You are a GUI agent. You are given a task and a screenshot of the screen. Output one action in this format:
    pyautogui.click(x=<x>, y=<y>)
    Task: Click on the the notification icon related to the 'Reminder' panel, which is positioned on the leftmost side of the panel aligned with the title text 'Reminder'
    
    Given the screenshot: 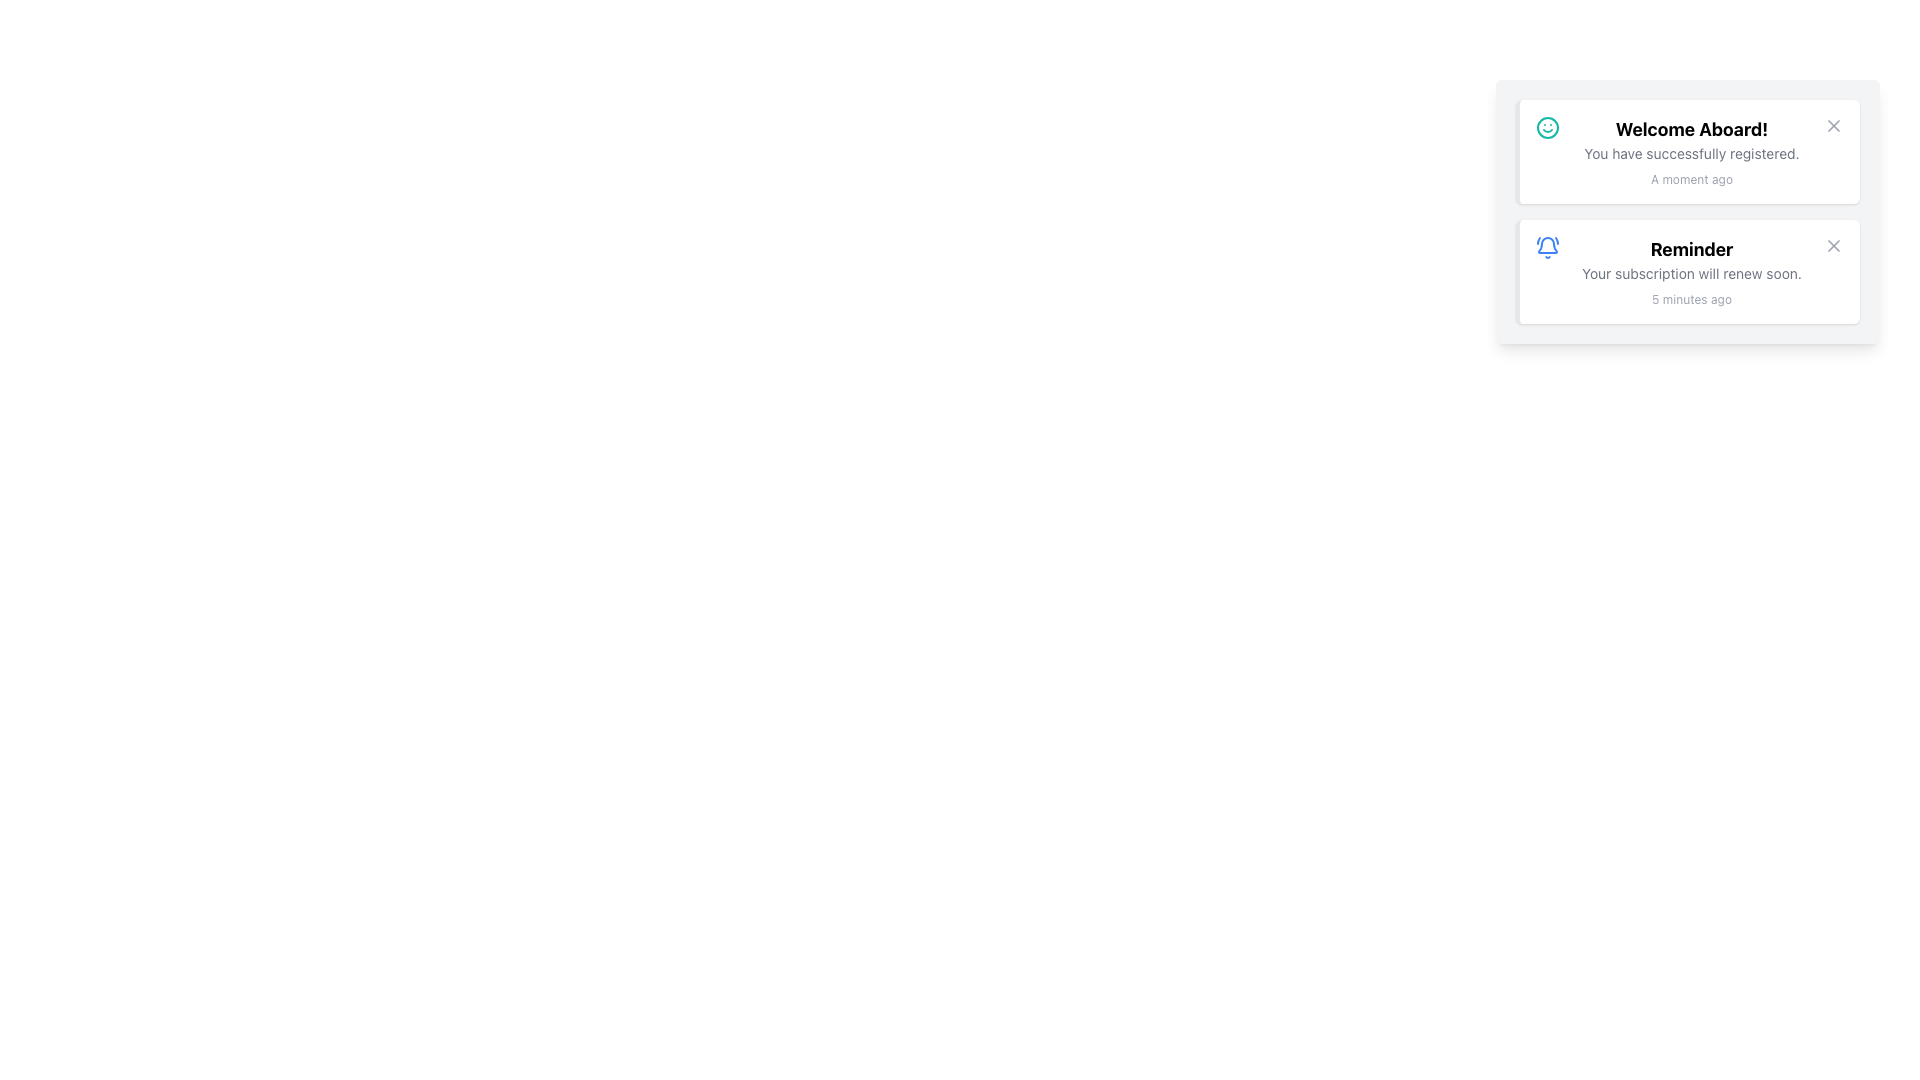 What is the action you would take?
    pyautogui.click(x=1547, y=246)
    